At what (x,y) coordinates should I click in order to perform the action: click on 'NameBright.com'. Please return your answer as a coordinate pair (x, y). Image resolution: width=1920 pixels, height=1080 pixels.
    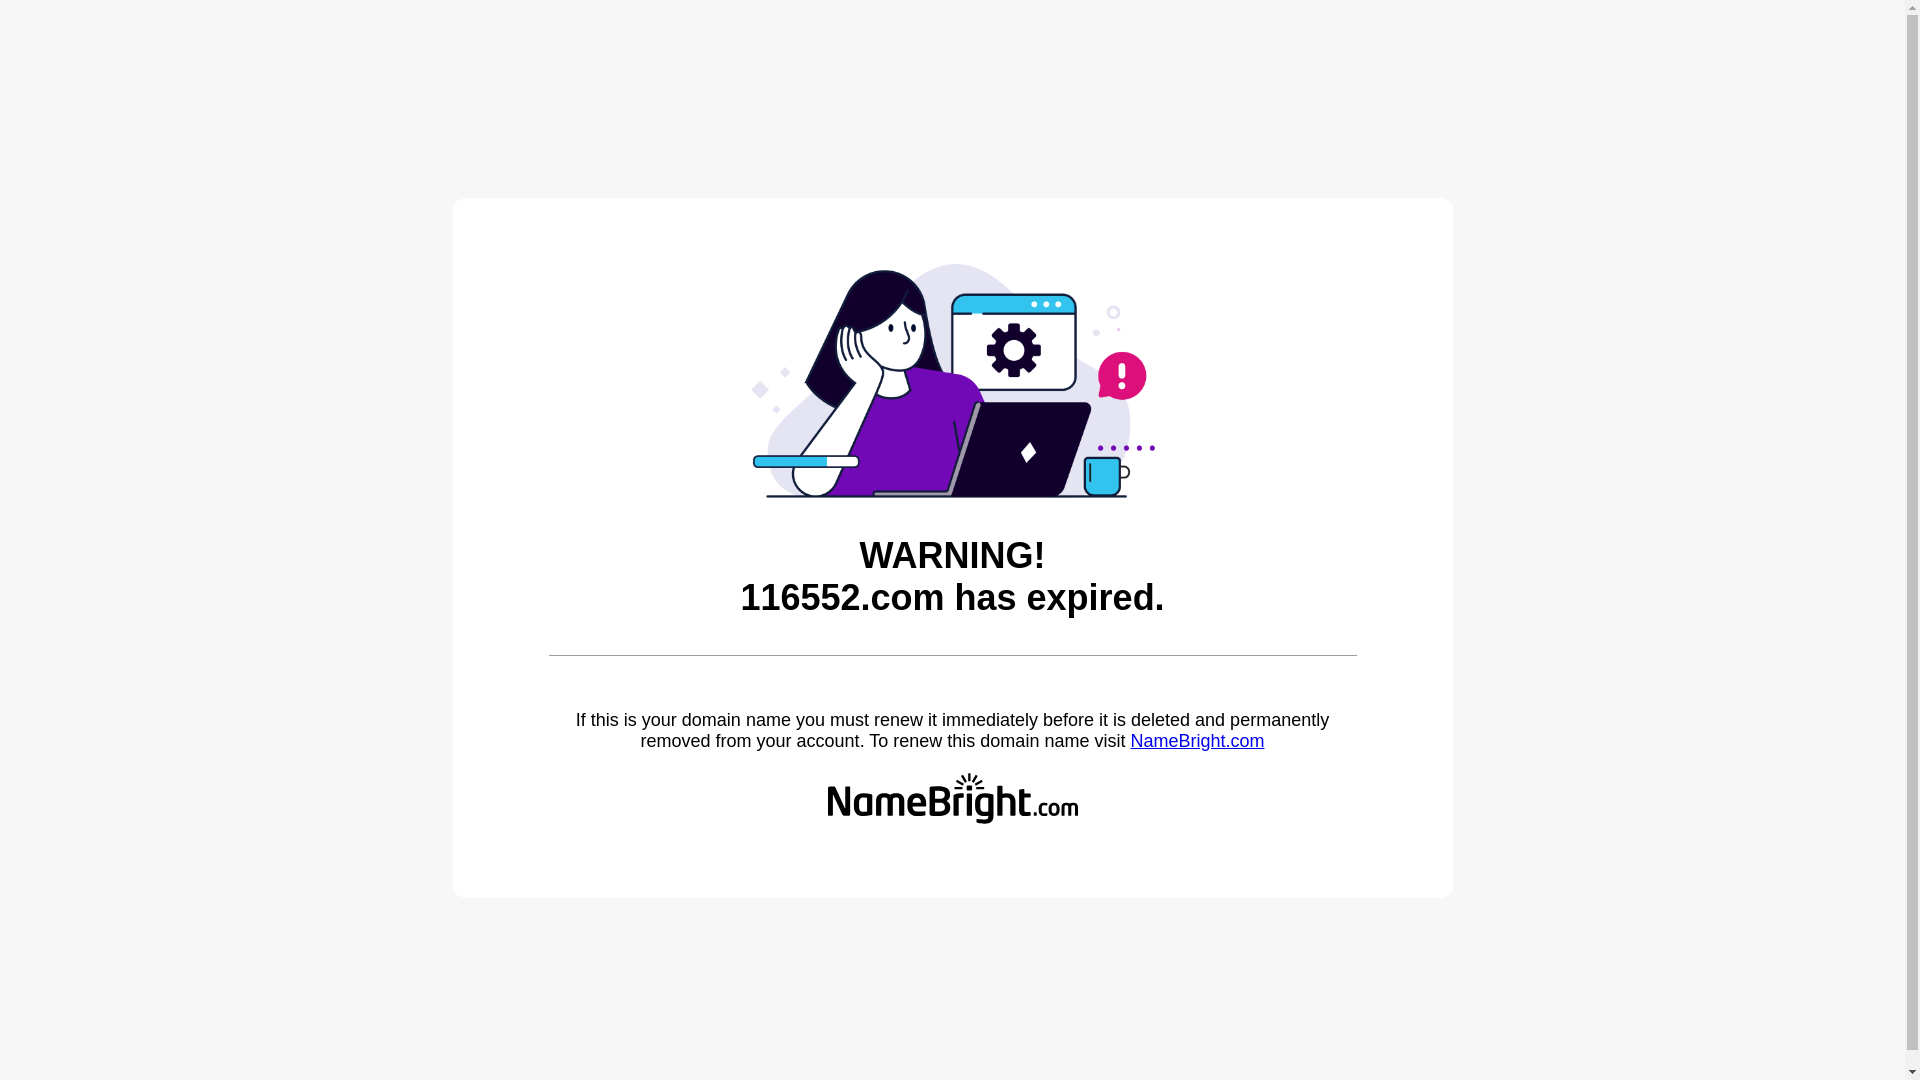
    Looking at the image, I should click on (1196, 740).